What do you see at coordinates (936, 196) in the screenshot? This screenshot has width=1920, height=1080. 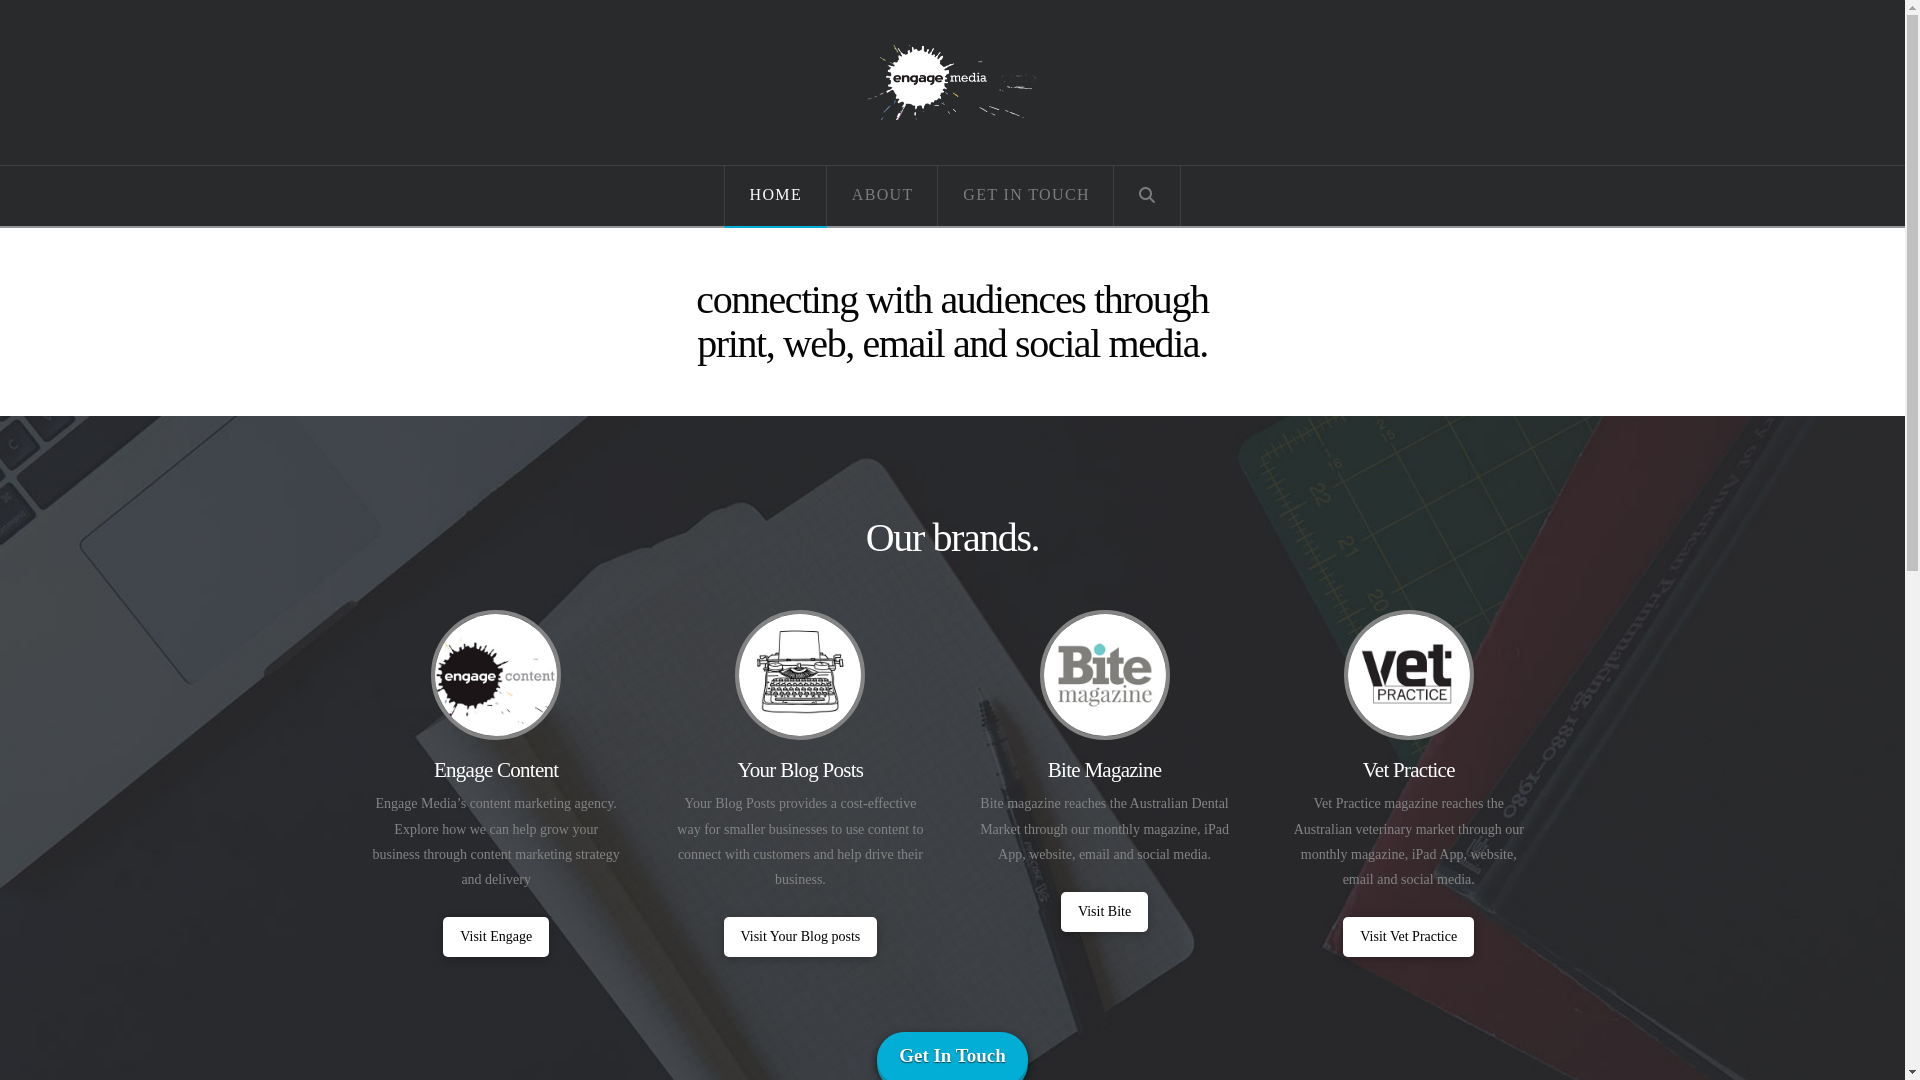 I see `'GET IN TOUCH'` at bounding box center [936, 196].